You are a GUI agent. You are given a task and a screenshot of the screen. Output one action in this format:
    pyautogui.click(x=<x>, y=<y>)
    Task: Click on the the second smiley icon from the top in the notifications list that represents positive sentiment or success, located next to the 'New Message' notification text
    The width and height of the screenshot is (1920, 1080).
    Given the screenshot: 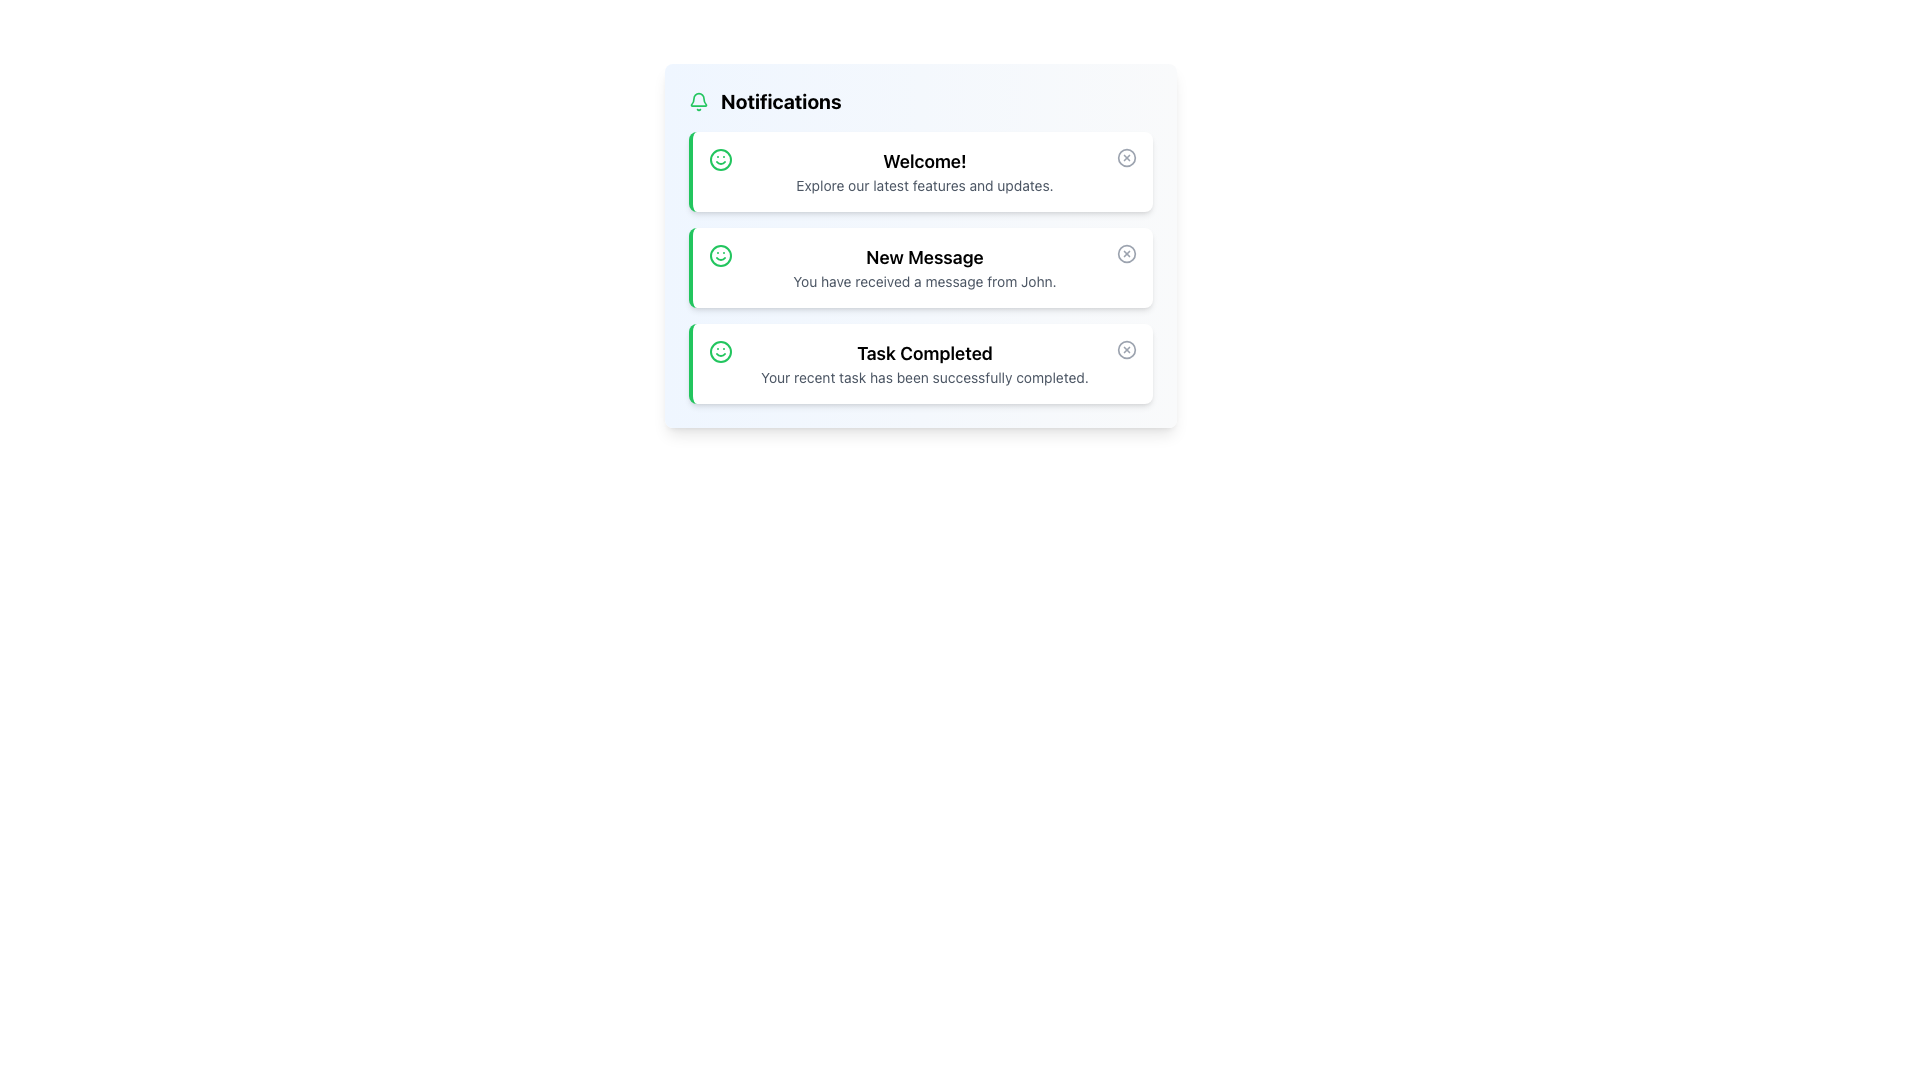 What is the action you would take?
    pyautogui.click(x=720, y=254)
    